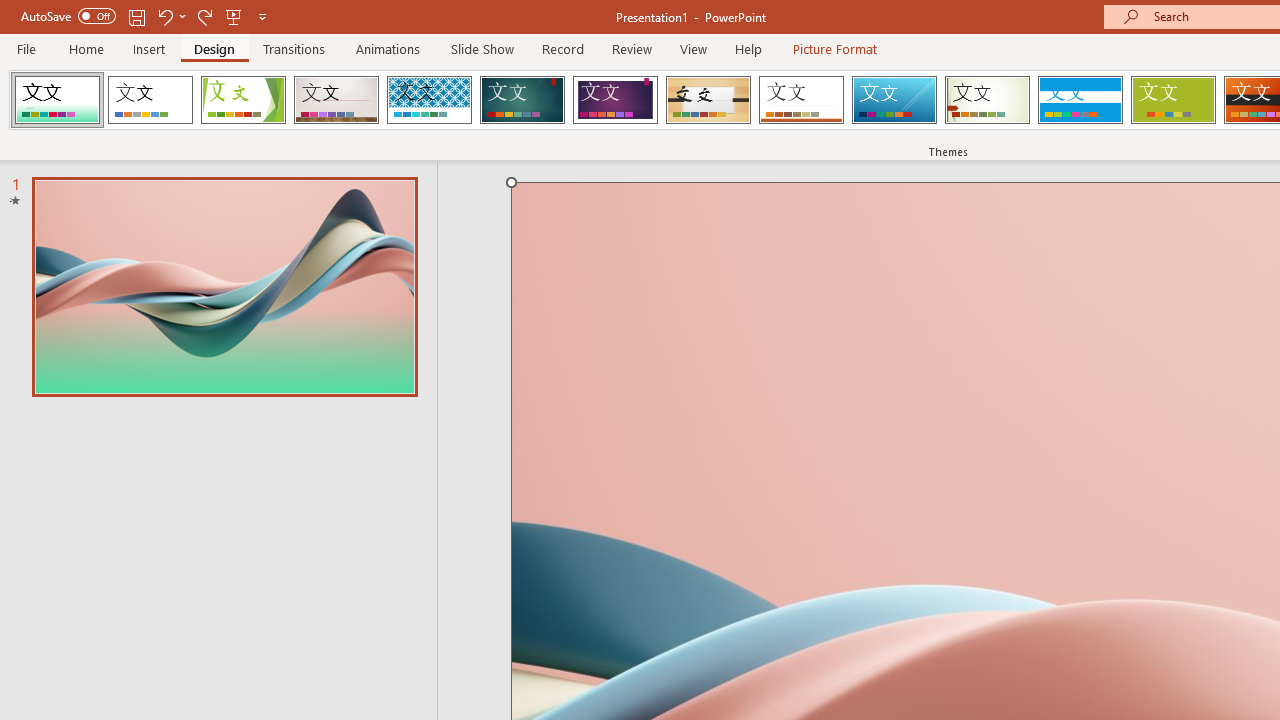  Describe the element at coordinates (708, 100) in the screenshot. I see `'Organic'` at that location.